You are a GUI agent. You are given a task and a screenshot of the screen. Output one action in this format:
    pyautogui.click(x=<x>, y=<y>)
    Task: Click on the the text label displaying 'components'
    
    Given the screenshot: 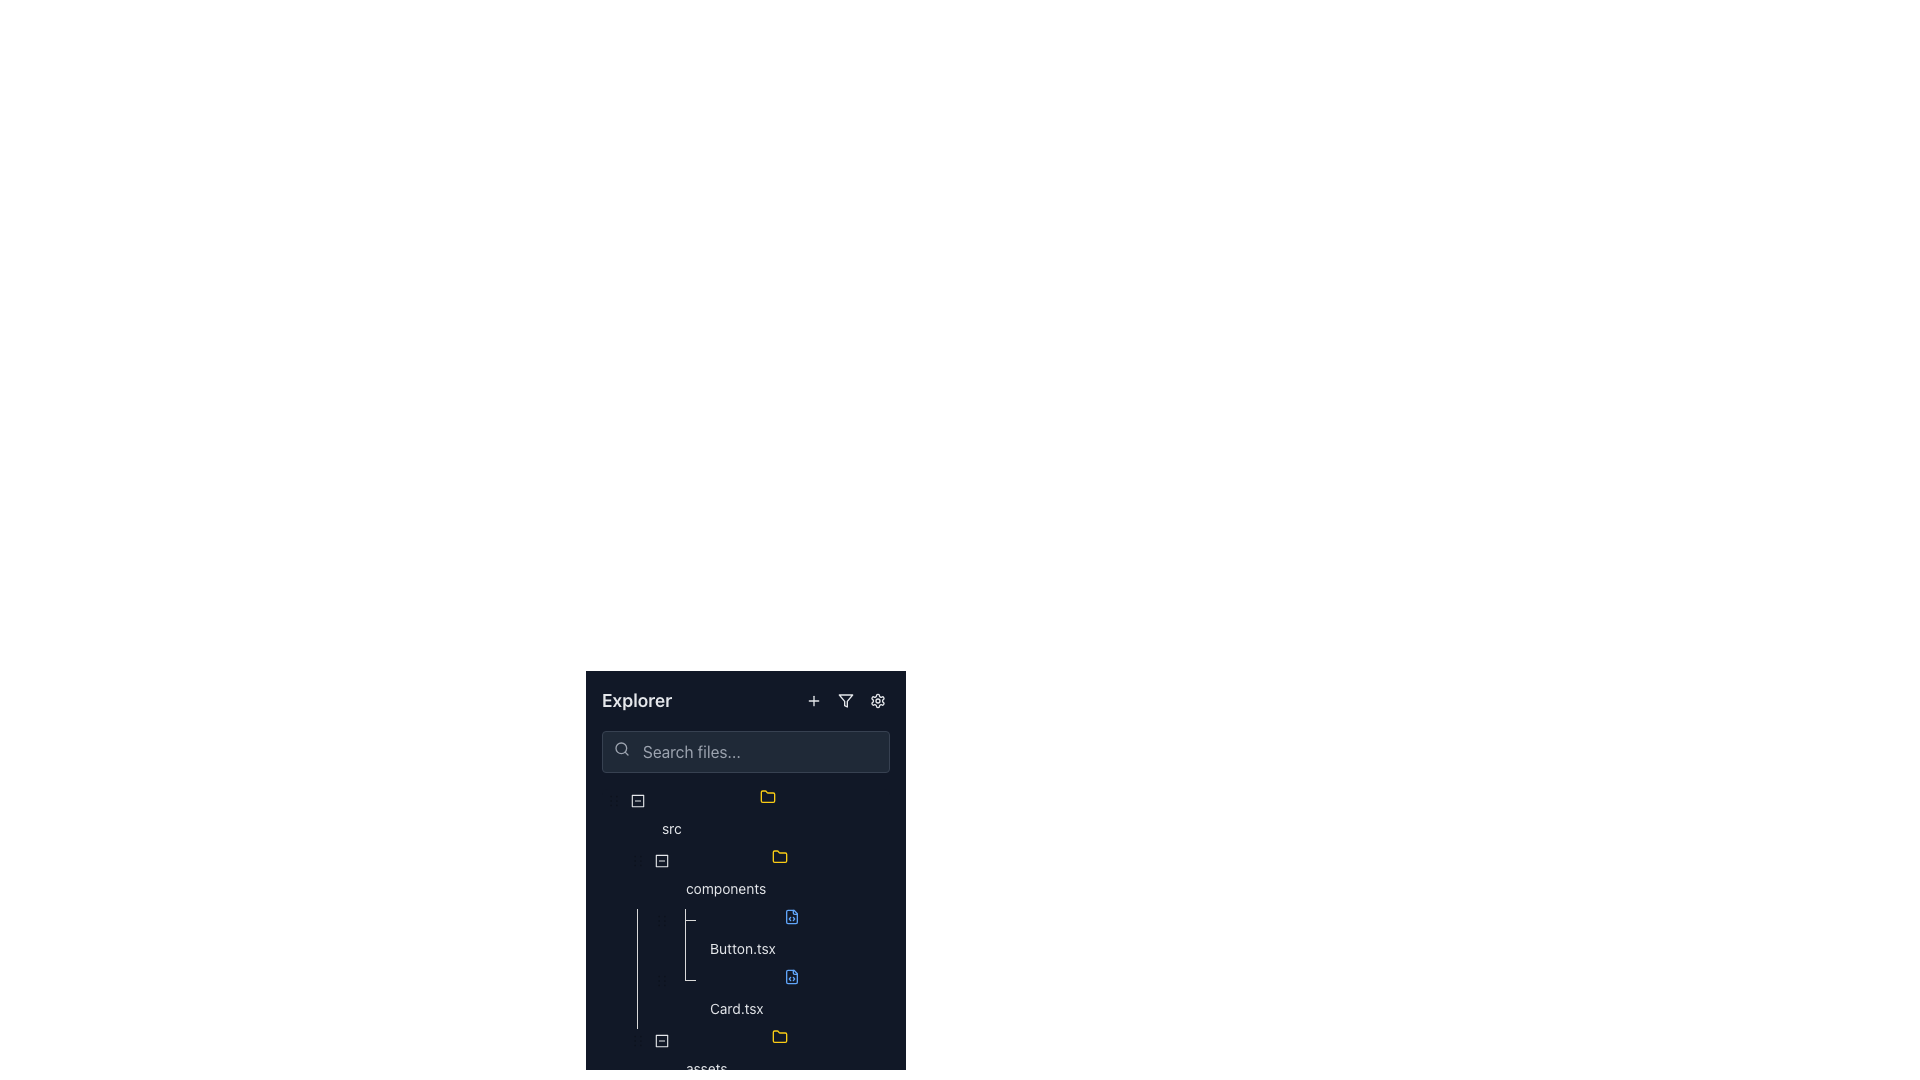 What is the action you would take?
    pyautogui.click(x=725, y=887)
    